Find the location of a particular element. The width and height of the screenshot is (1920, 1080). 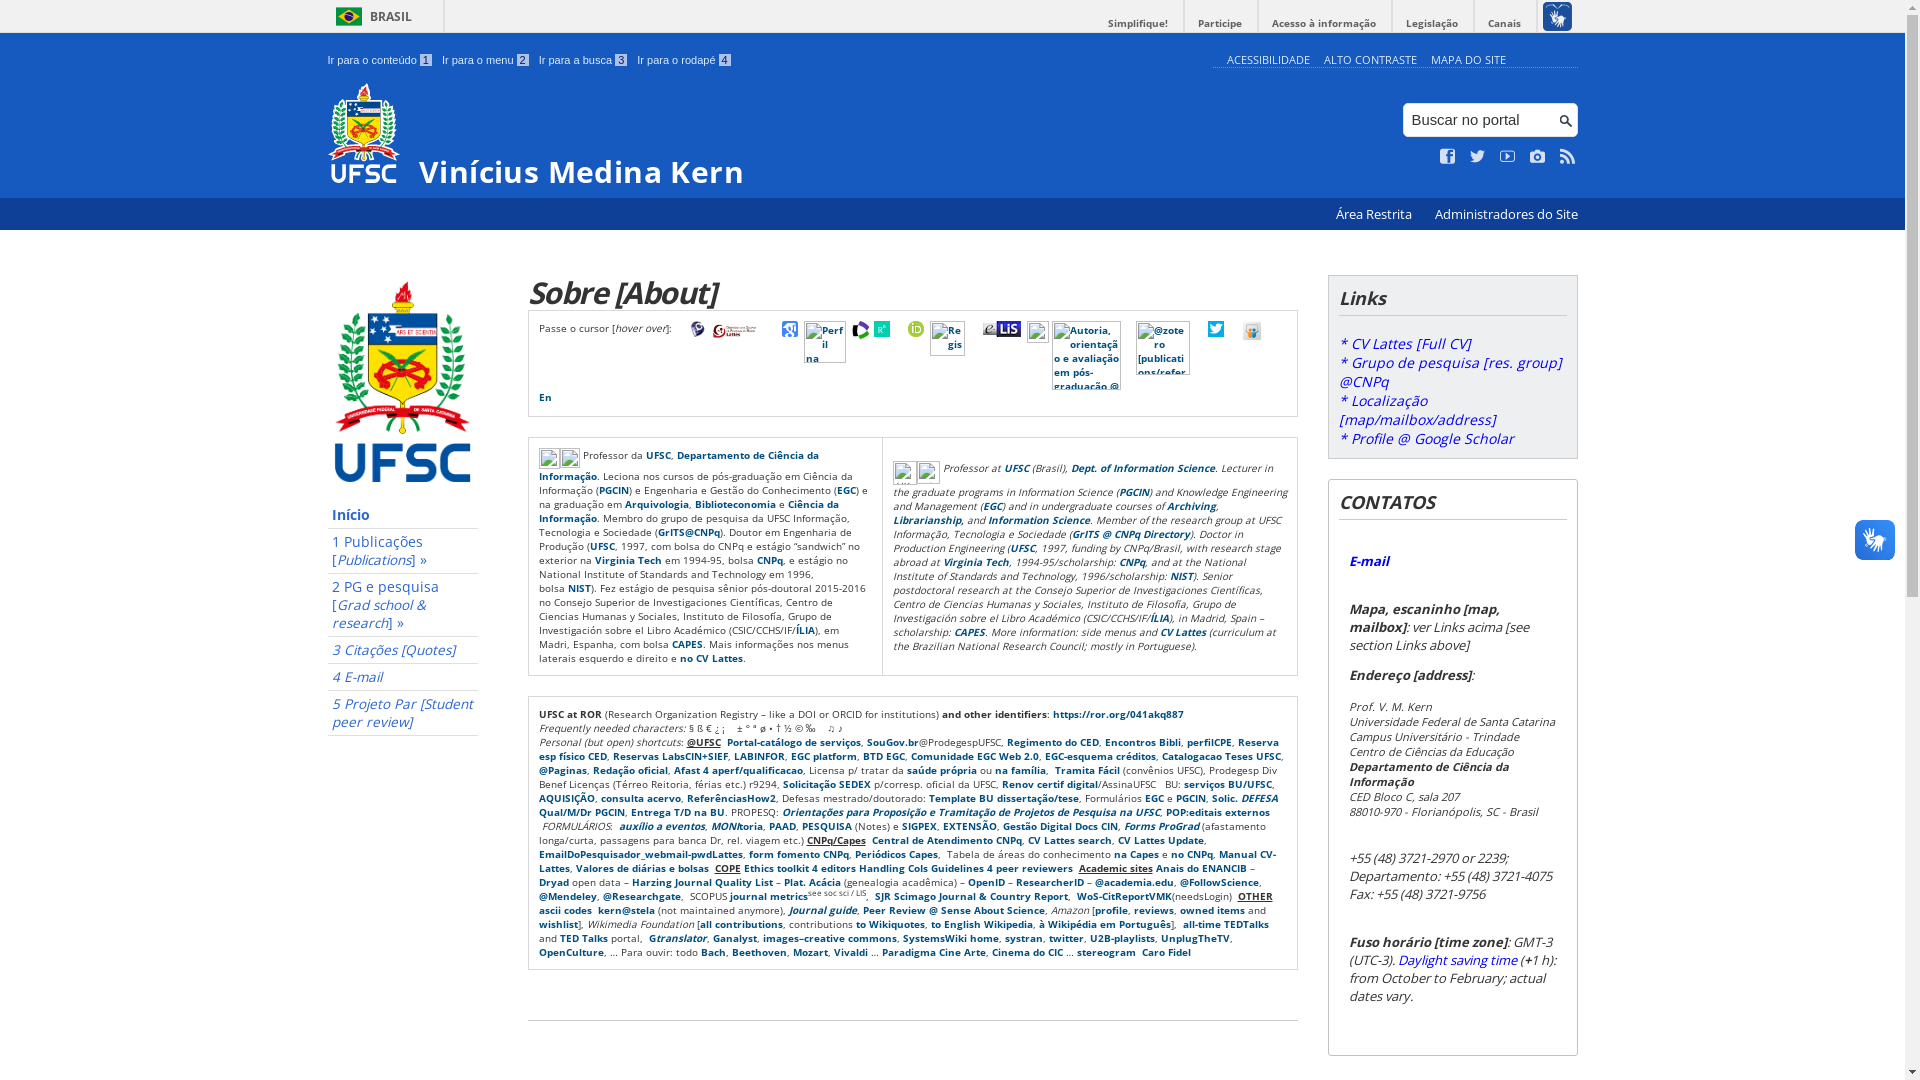

'ACESSIBILIDADE' is located at coordinates (1266, 58).